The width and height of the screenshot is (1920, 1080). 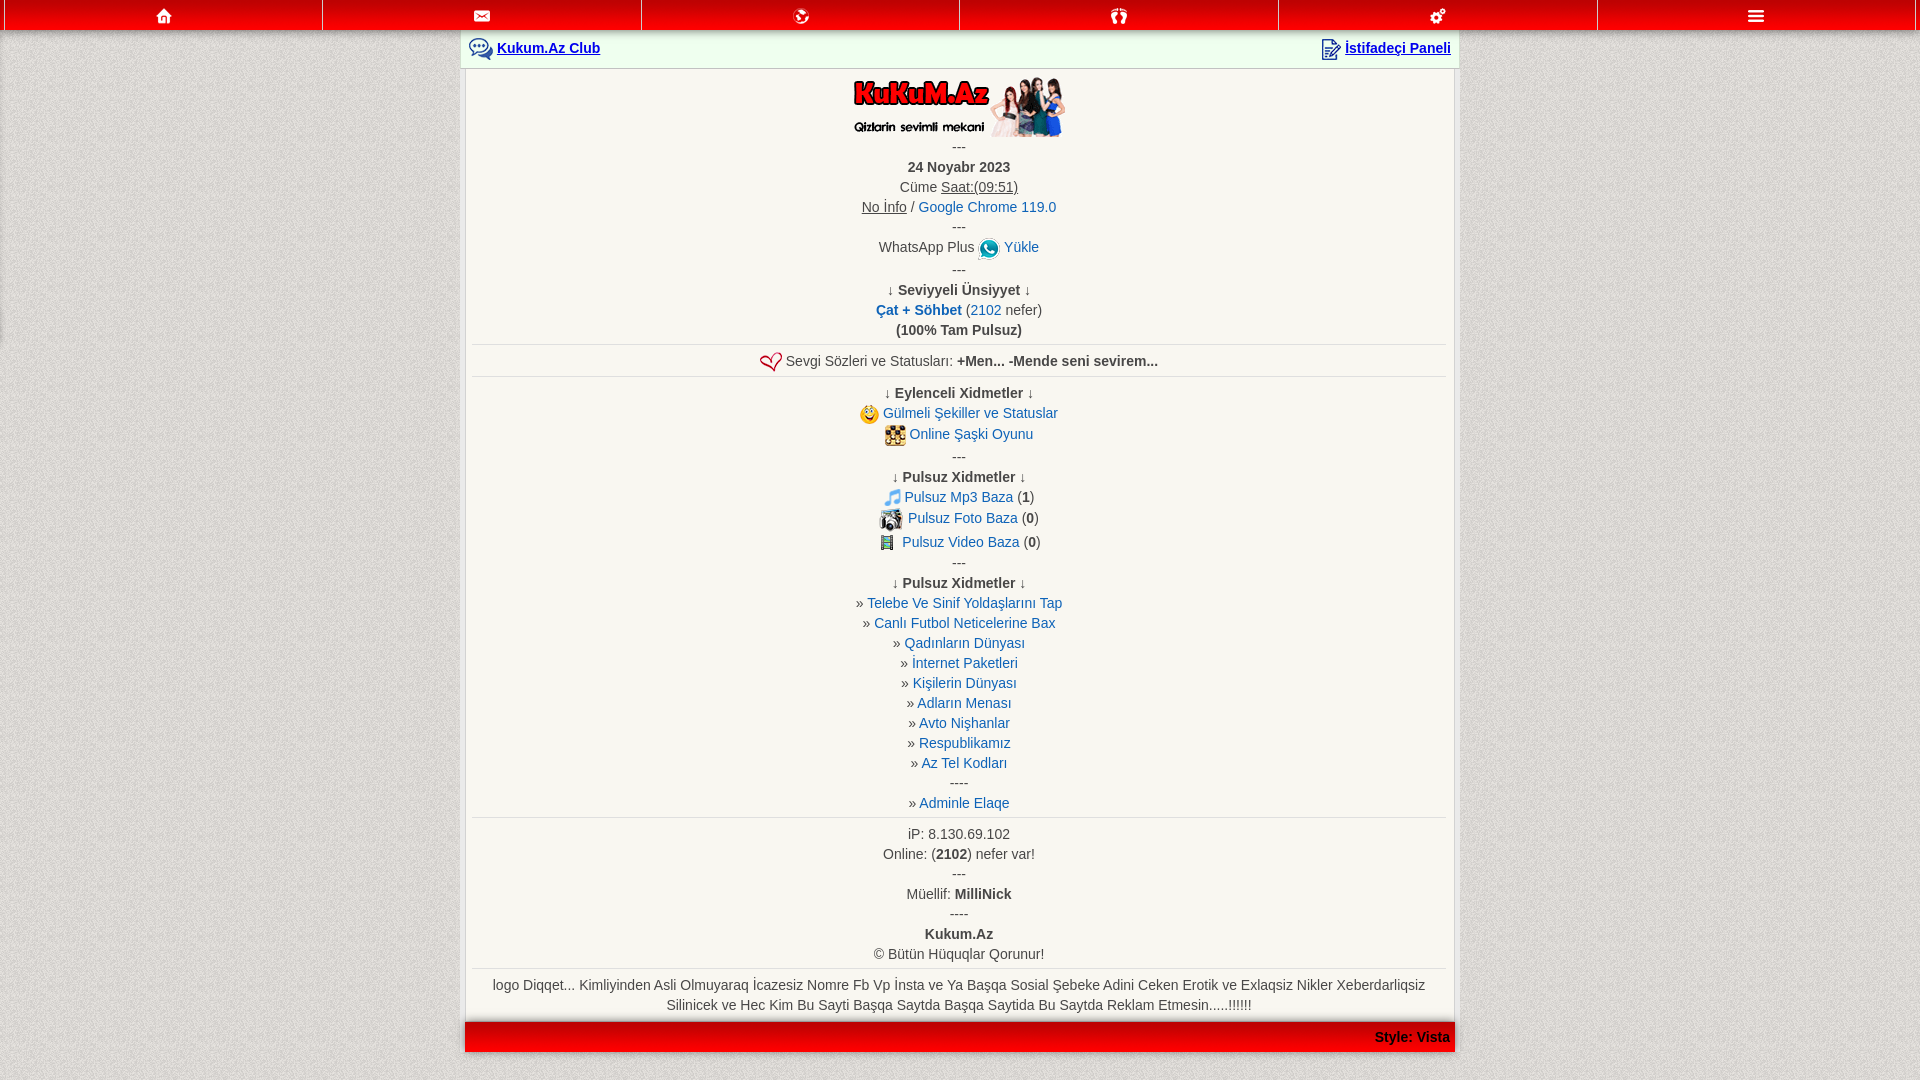 What do you see at coordinates (548, 46) in the screenshot?
I see `'Kukum.Az Club'` at bounding box center [548, 46].